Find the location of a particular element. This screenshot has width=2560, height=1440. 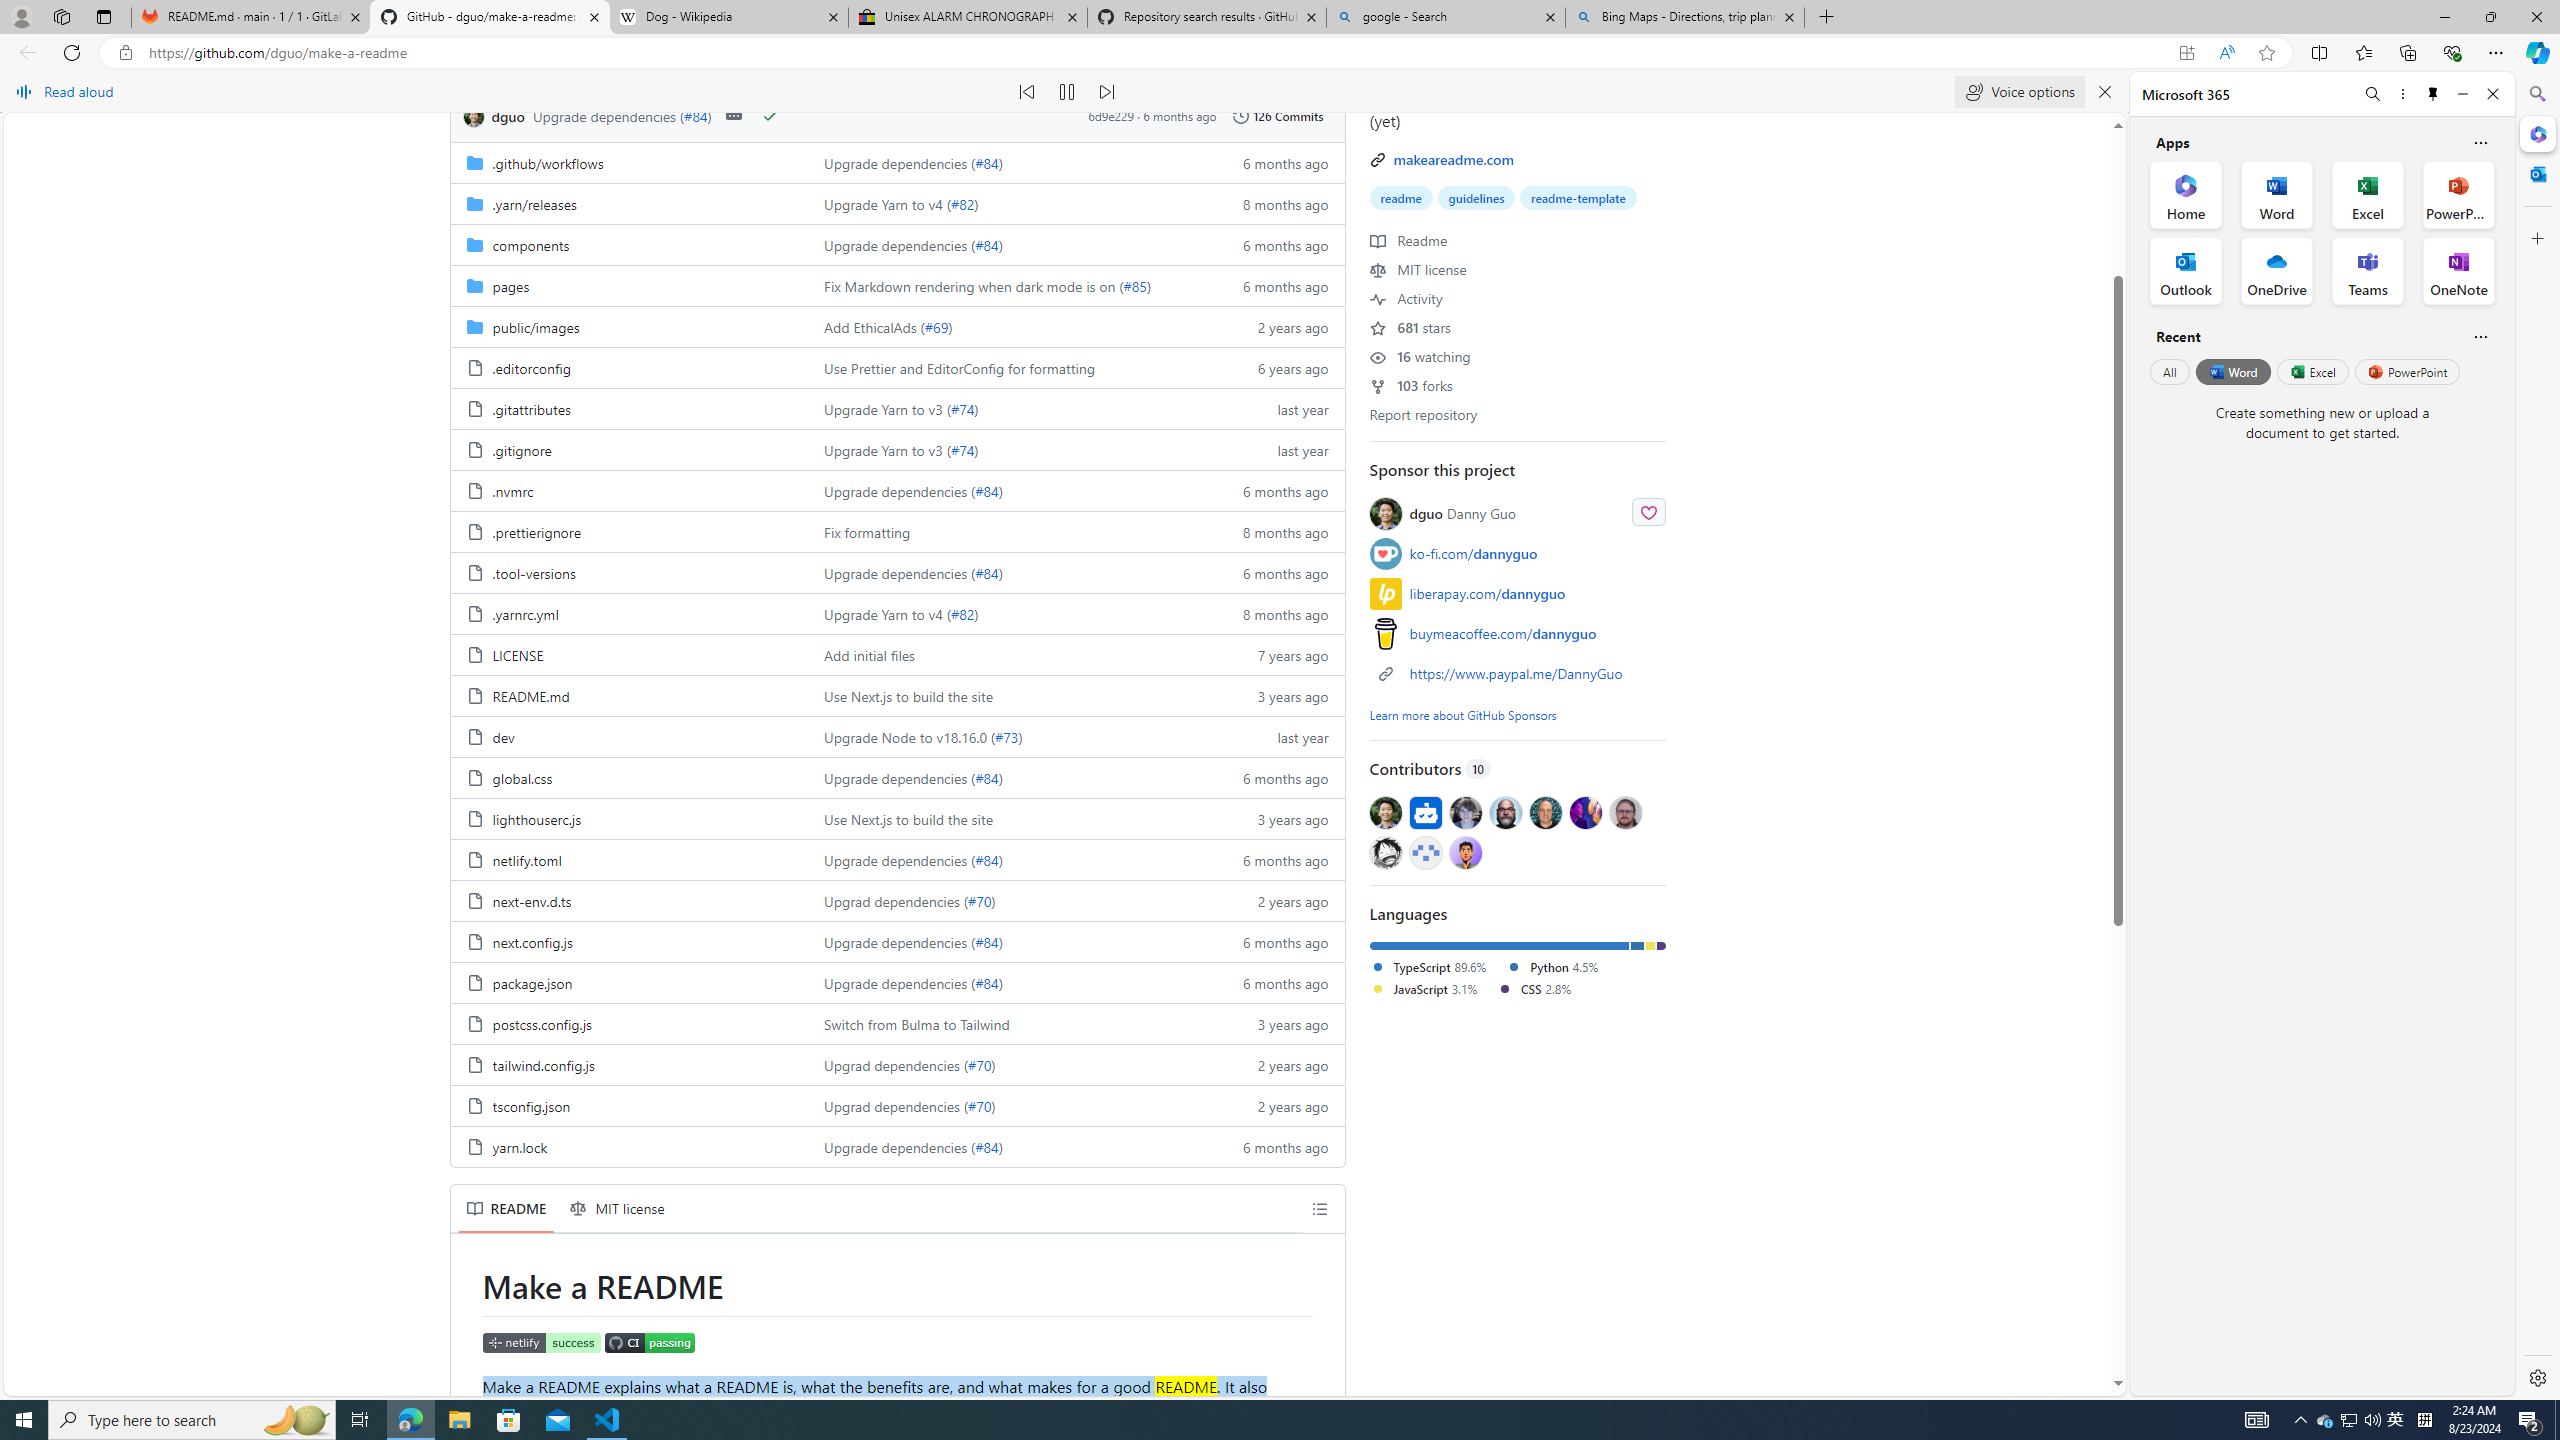

'.yarn/releases, (Directory)' is located at coordinates (628, 202).